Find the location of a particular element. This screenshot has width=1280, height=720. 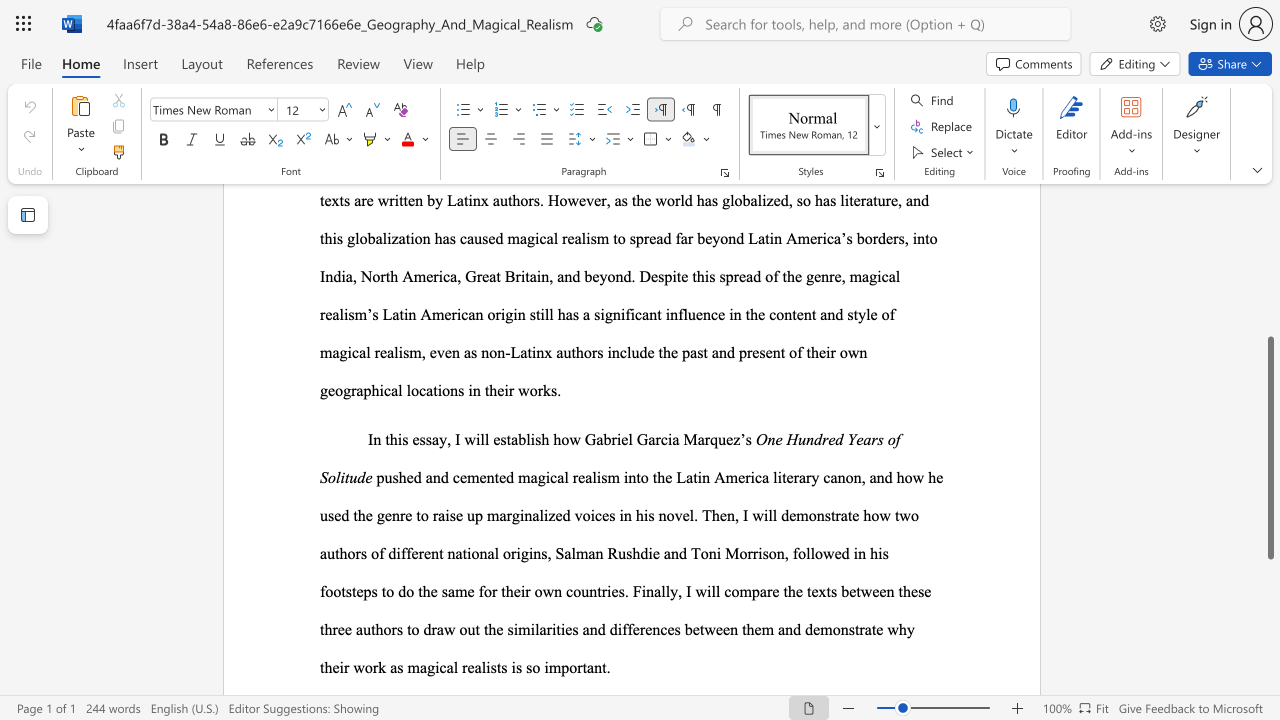

the subset text "s is so" within the text "ealists is so important." is located at coordinates (501, 667).